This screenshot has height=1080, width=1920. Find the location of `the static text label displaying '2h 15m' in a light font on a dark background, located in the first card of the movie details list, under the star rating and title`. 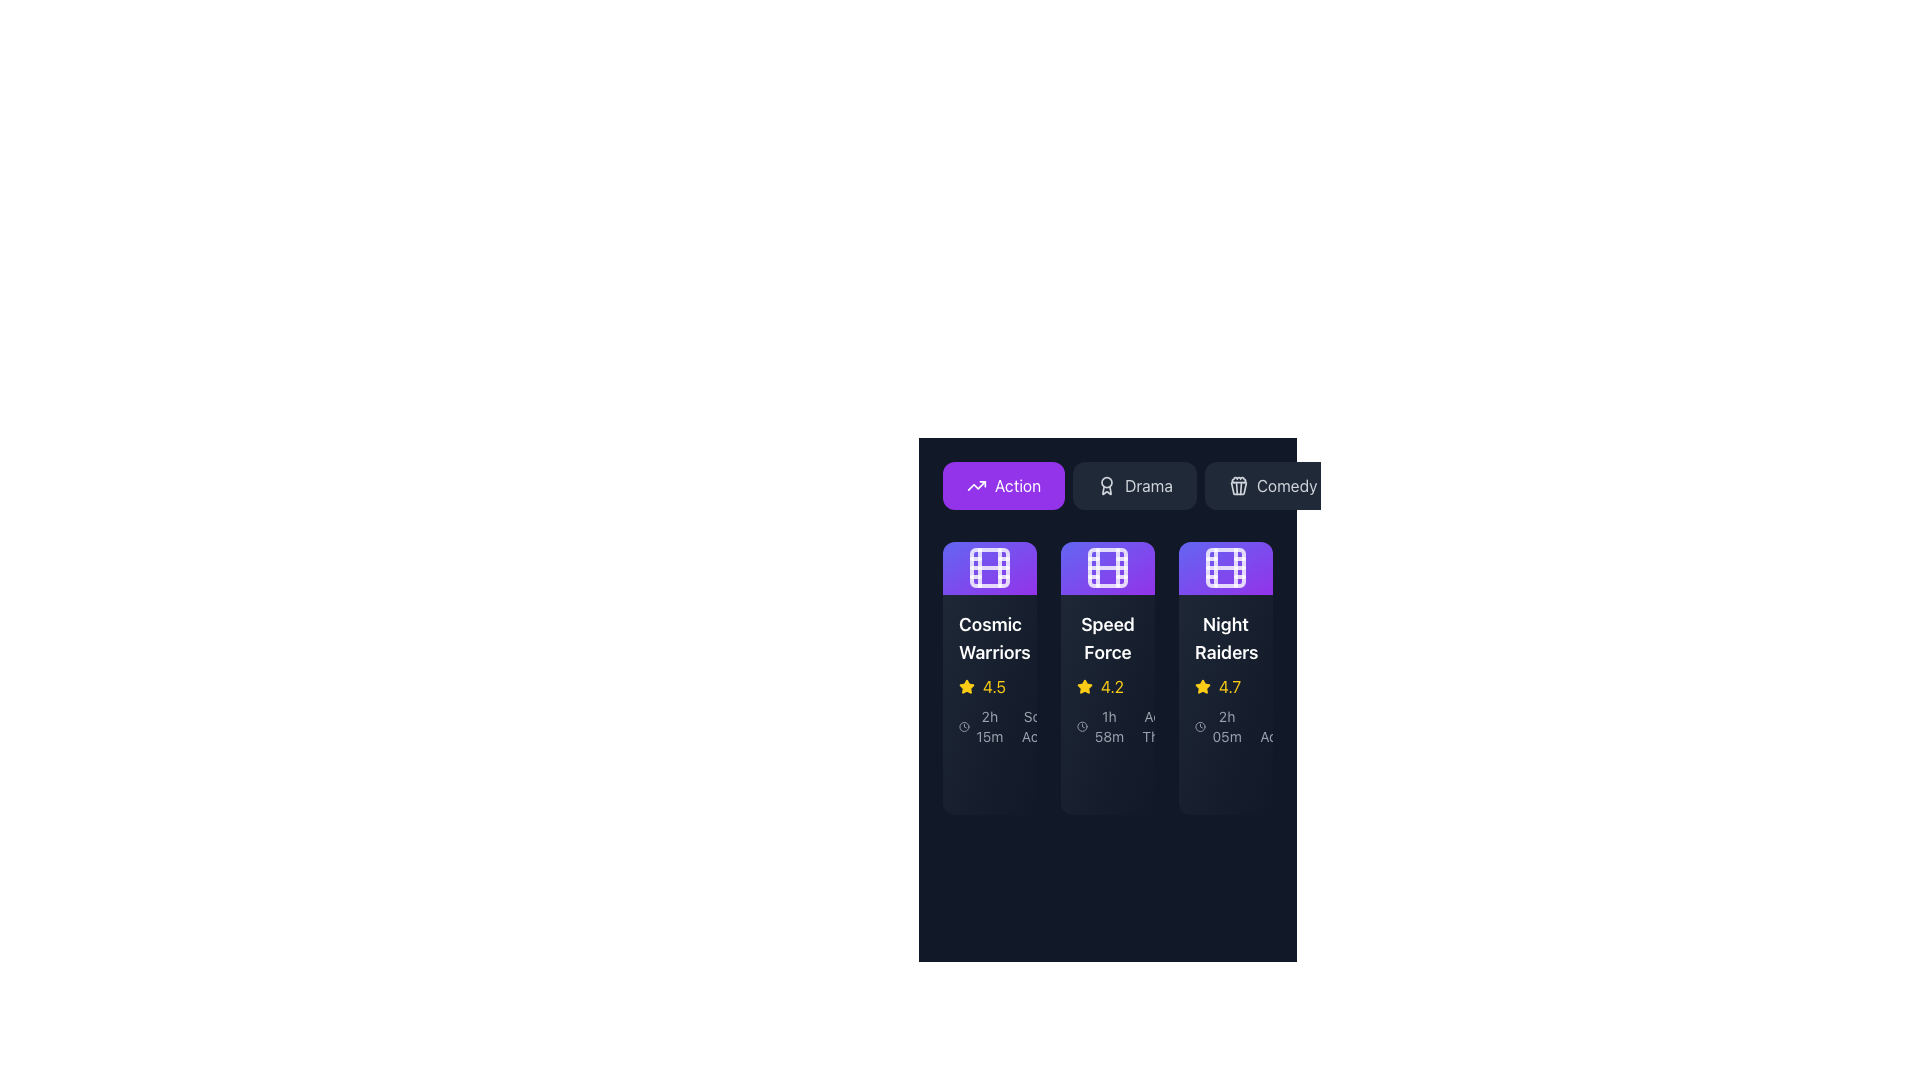

the static text label displaying '2h 15m' in a light font on a dark background, located in the first card of the movie details list, under the star rating and title is located at coordinates (989, 726).